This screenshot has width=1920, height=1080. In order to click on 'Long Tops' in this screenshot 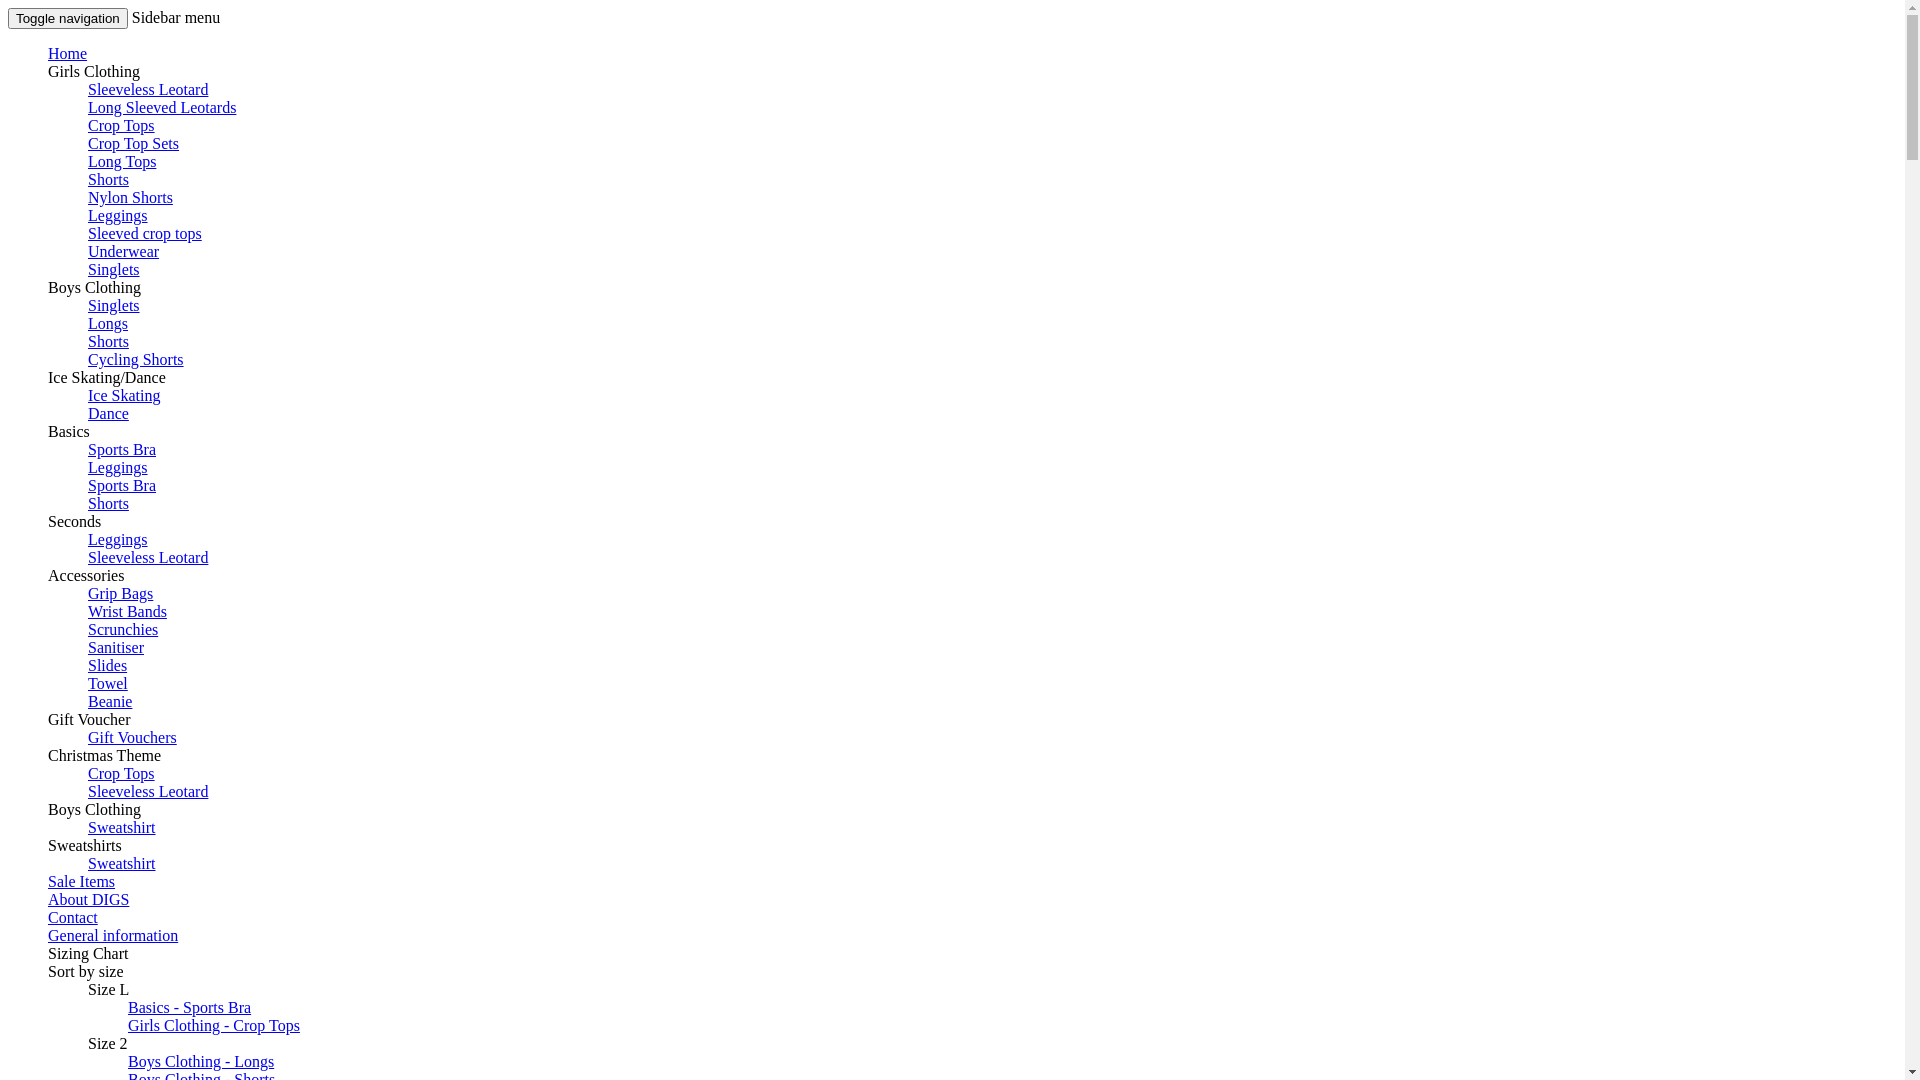, I will do `click(86, 160)`.